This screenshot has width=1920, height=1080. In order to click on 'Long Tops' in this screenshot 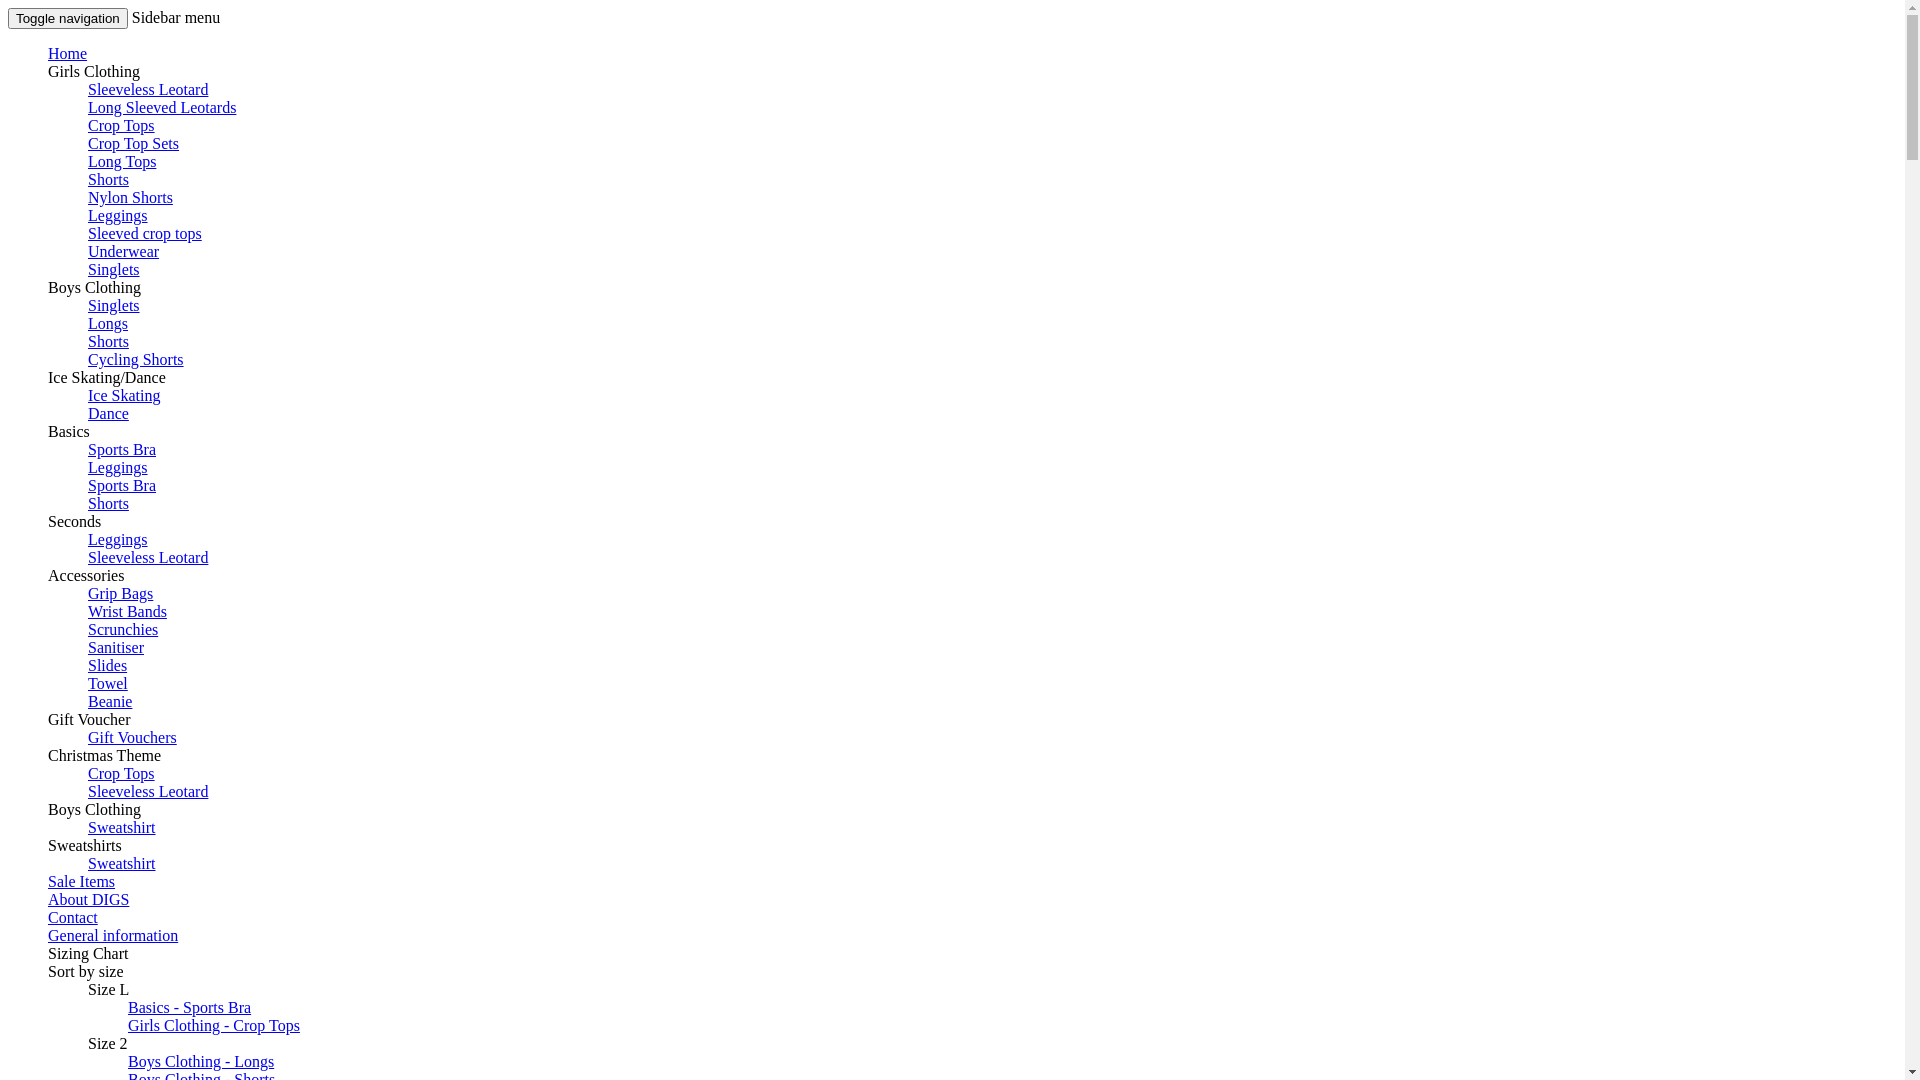, I will do `click(86, 160)`.